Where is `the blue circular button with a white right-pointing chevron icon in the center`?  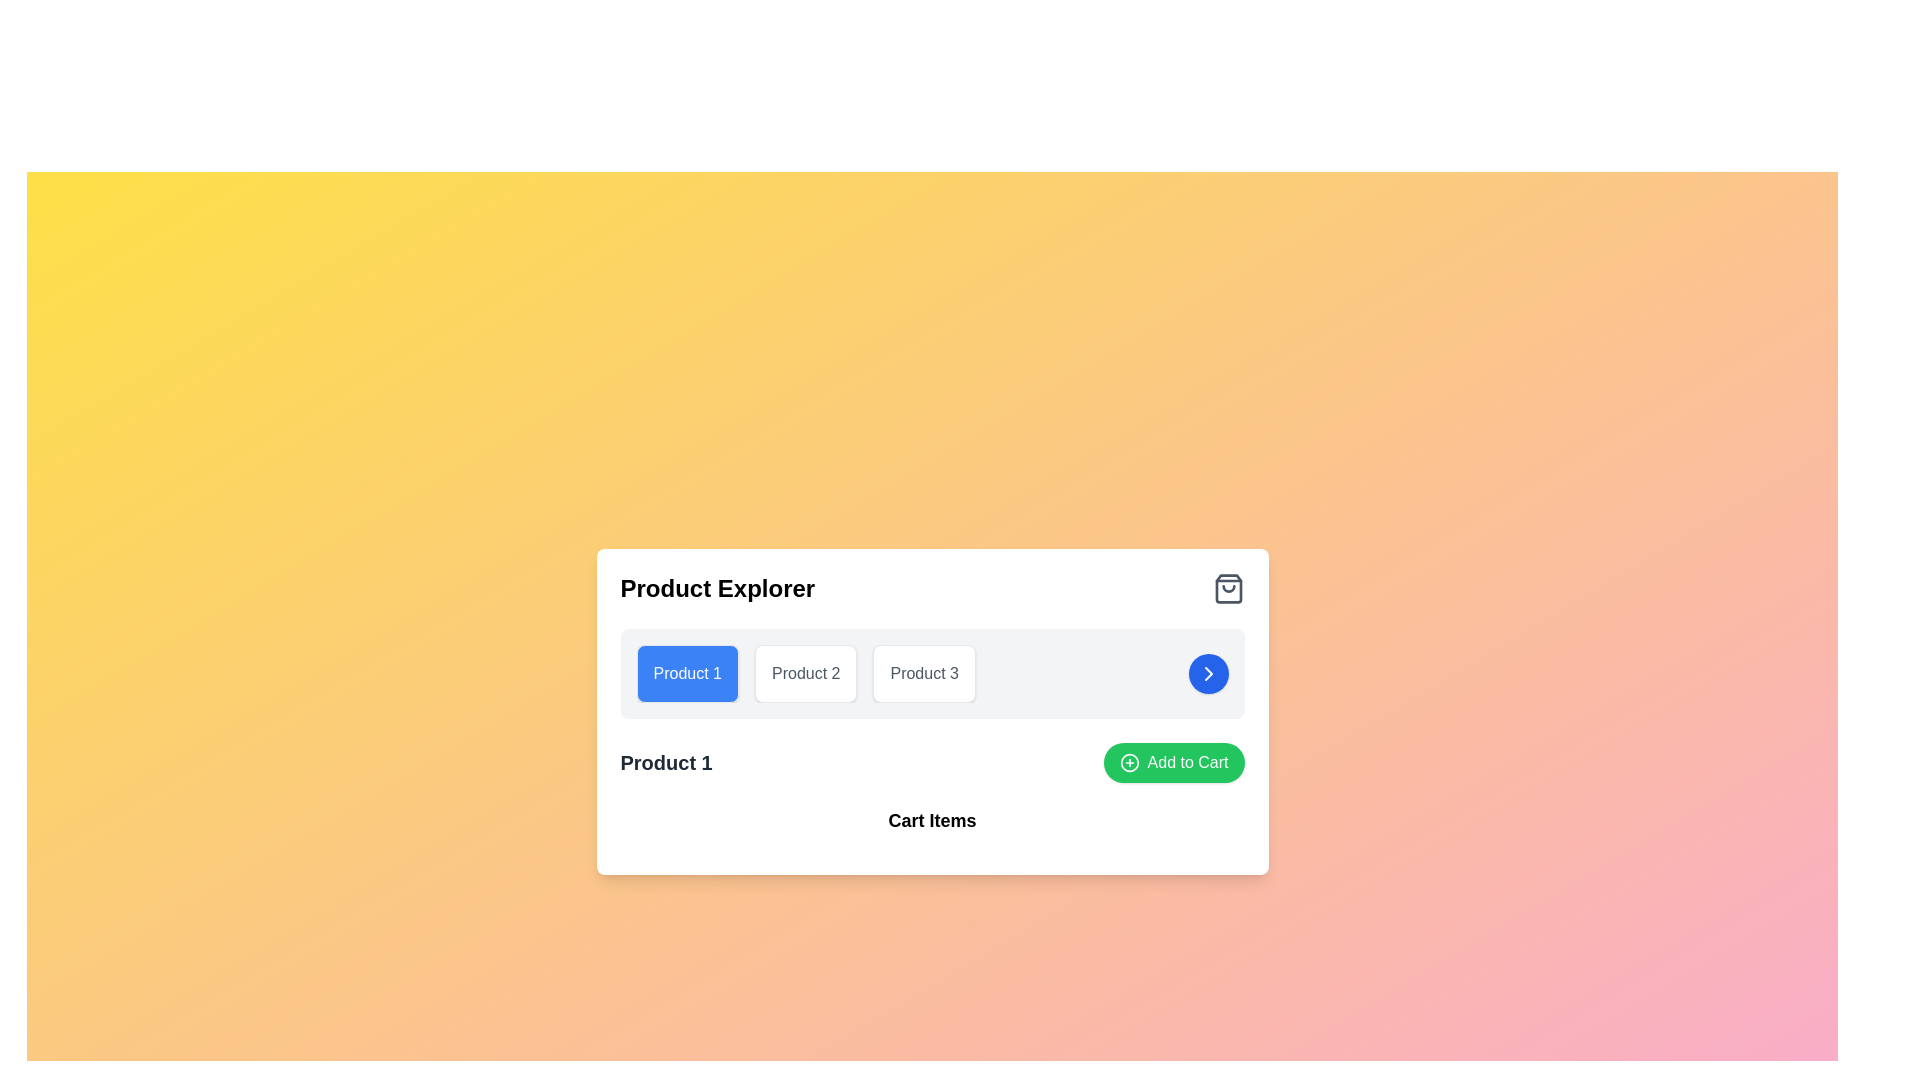
the blue circular button with a white right-pointing chevron icon in the center is located at coordinates (1207, 674).